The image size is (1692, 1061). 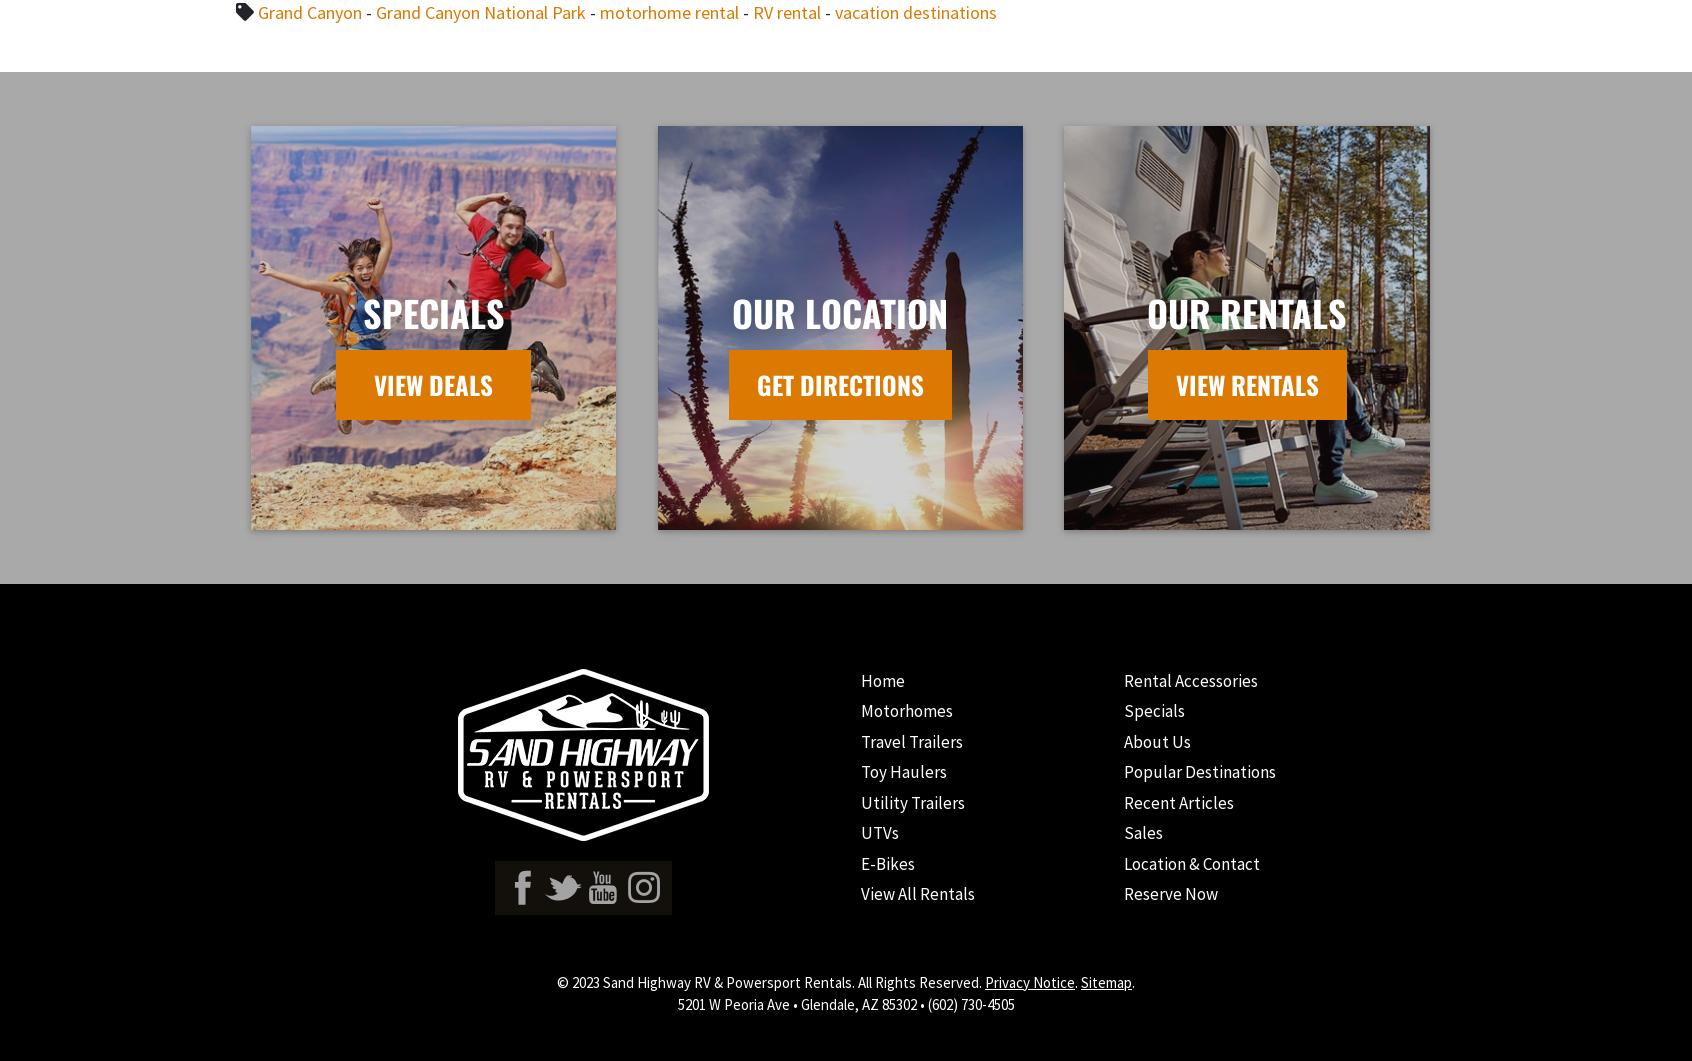 What do you see at coordinates (860, 710) in the screenshot?
I see `'Motorhomes'` at bounding box center [860, 710].